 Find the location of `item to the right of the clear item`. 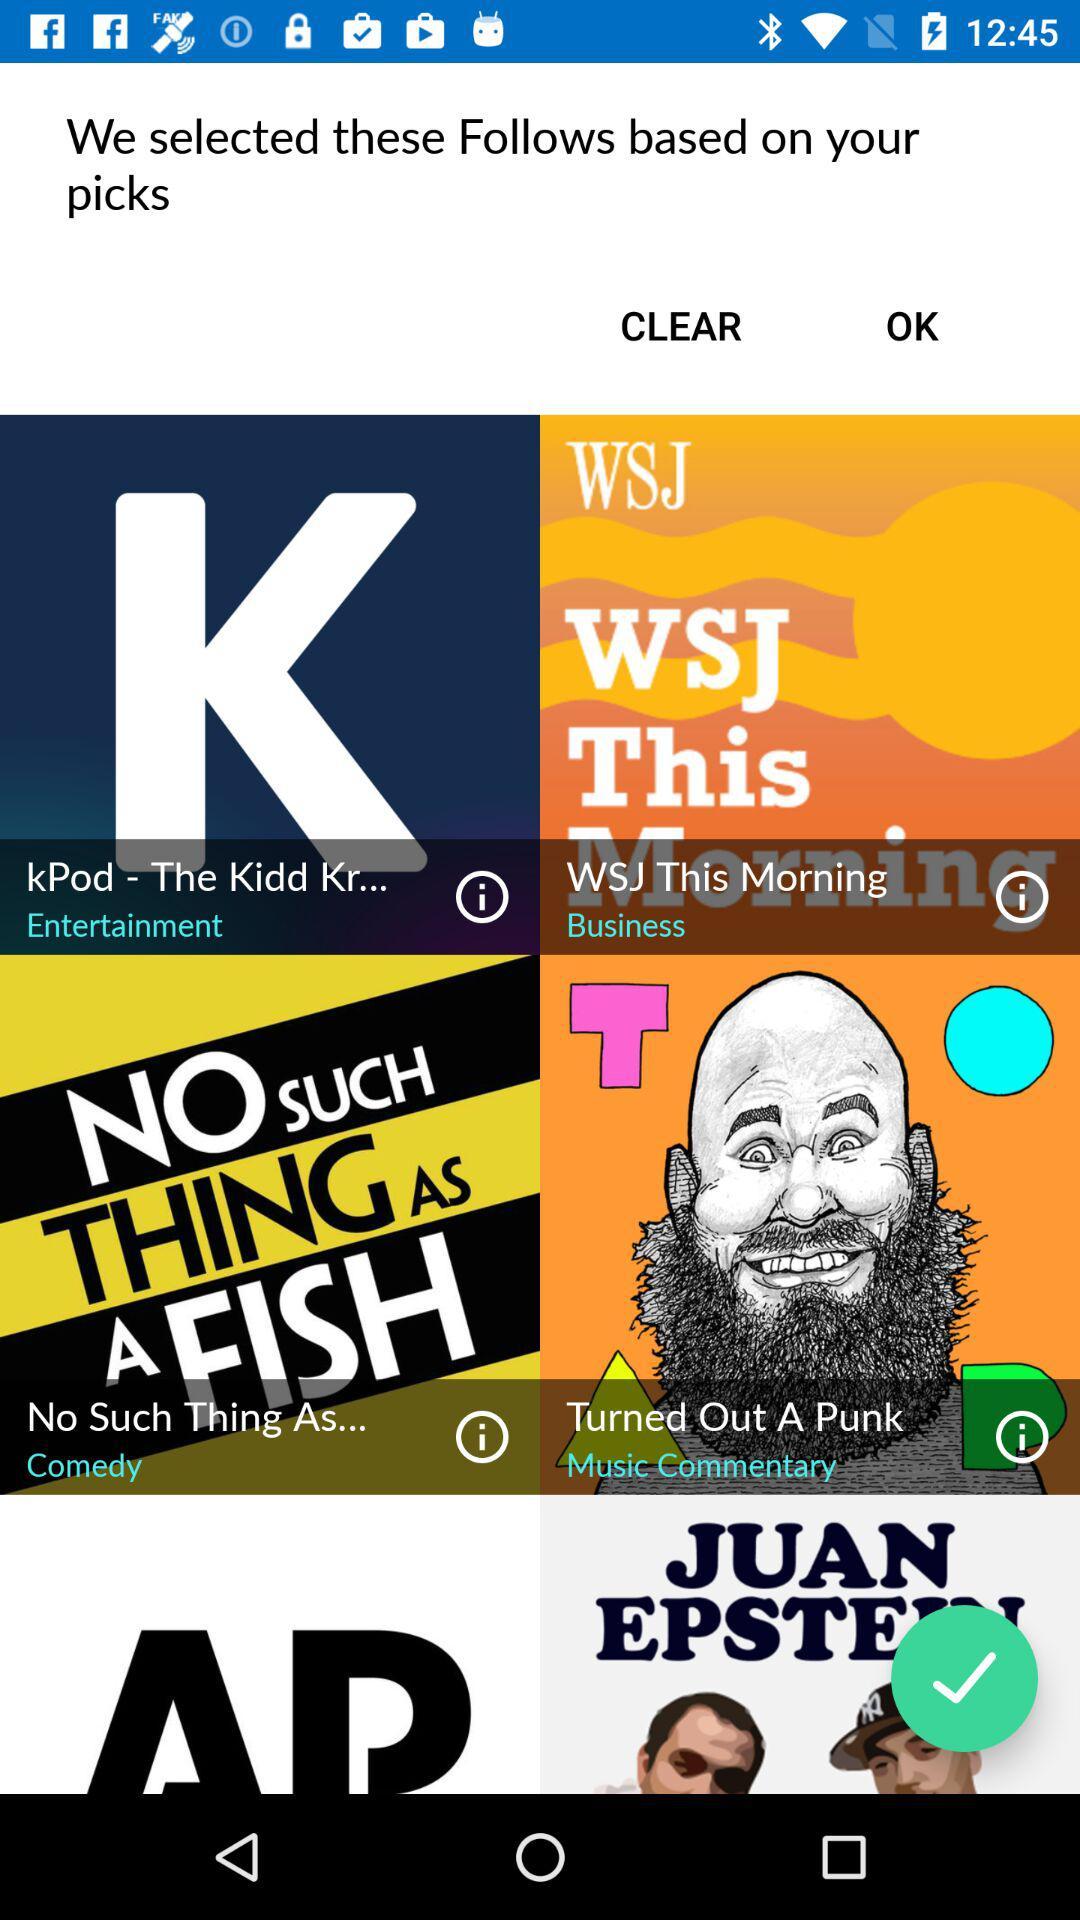

item to the right of the clear item is located at coordinates (911, 325).